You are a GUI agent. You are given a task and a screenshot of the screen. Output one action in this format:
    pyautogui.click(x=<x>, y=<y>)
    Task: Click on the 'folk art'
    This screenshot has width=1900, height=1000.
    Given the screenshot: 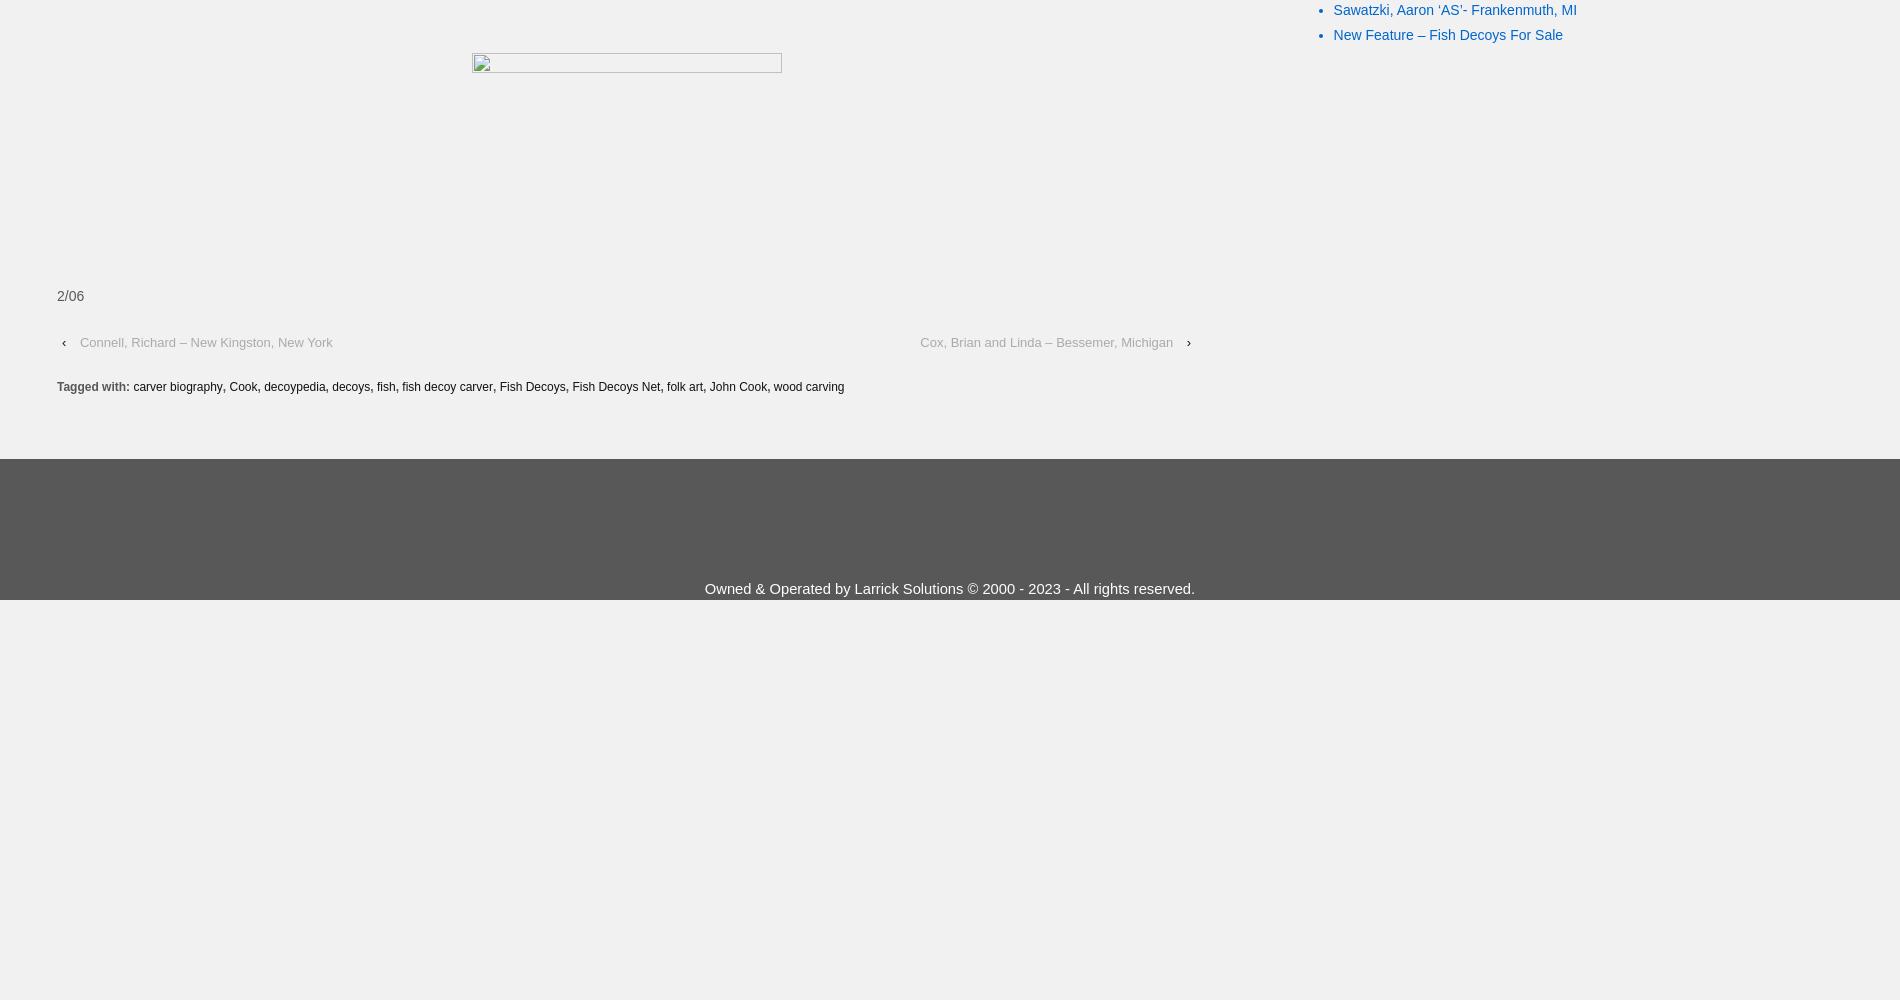 What is the action you would take?
    pyautogui.click(x=684, y=387)
    